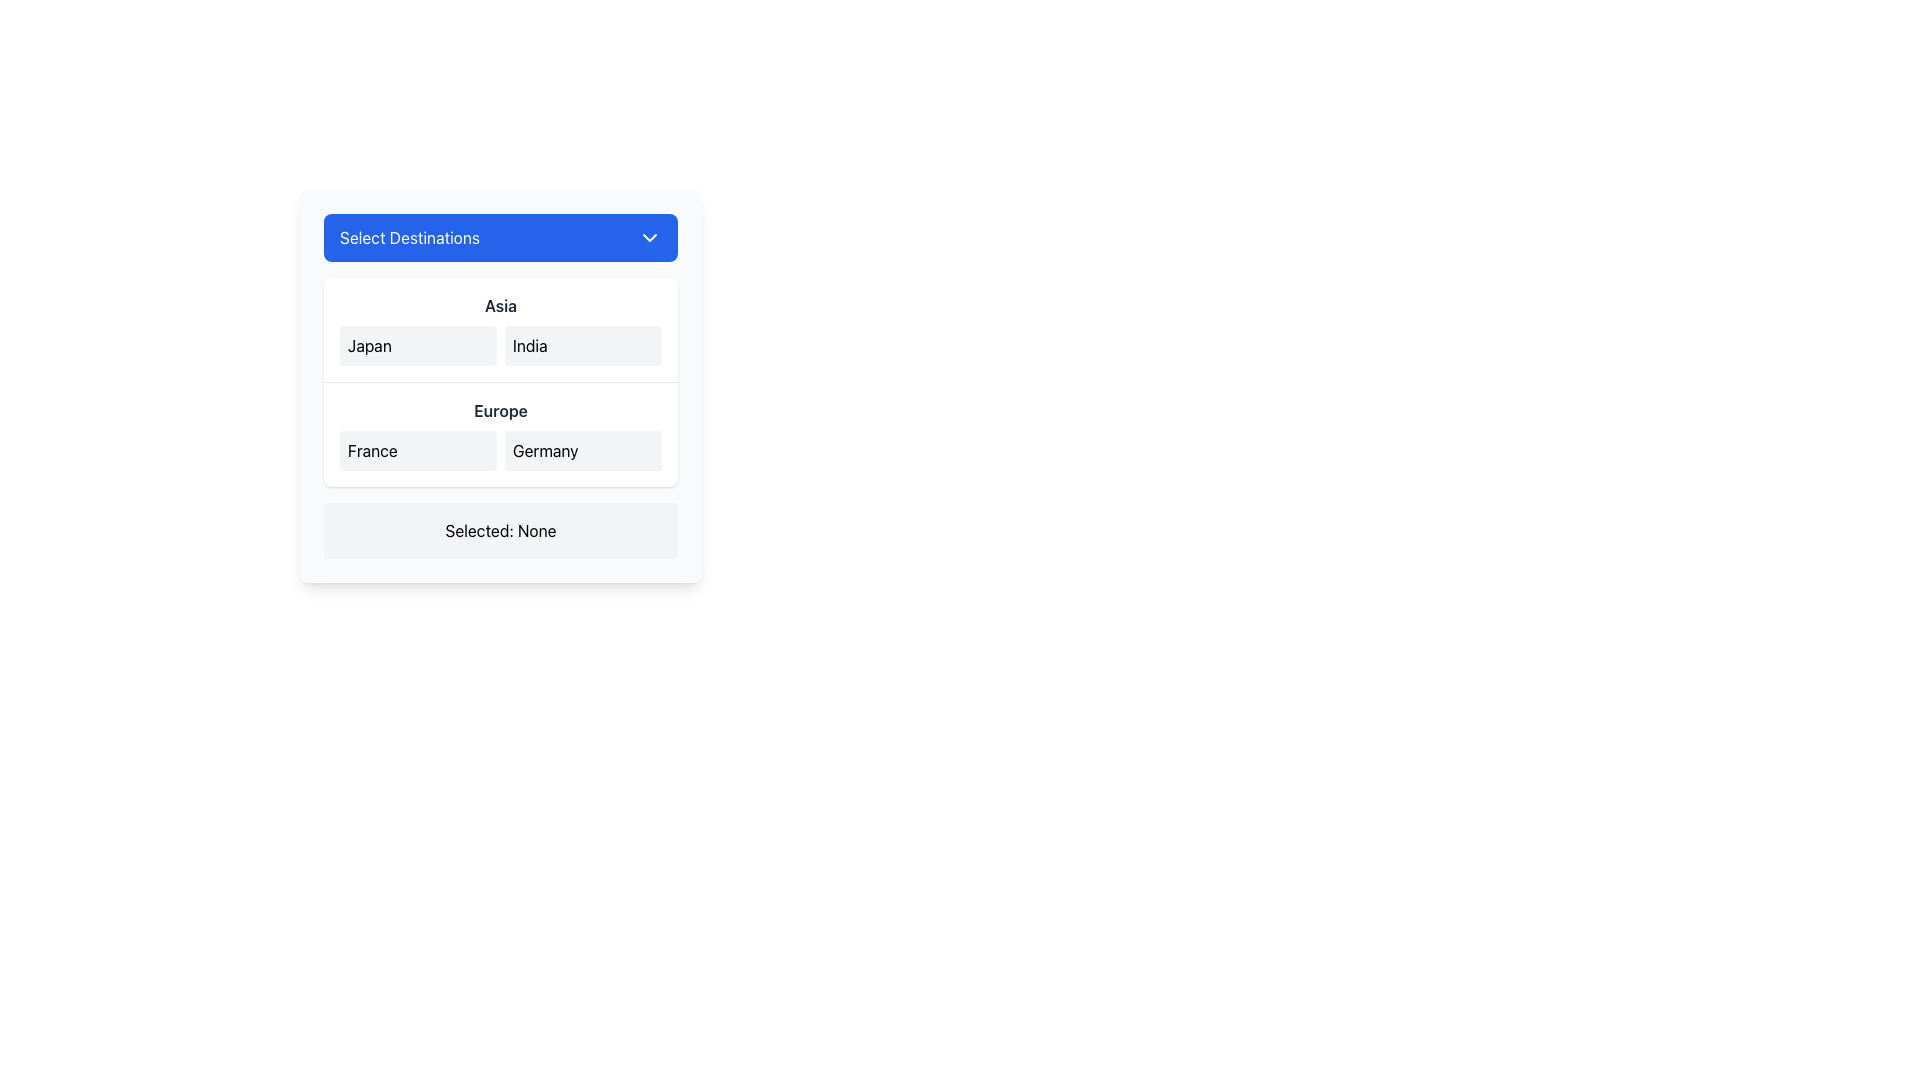 This screenshot has width=1920, height=1080. What do you see at coordinates (582, 451) in the screenshot?
I see `the button for selecting the country 'Germany' located under the 'Europe' section` at bounding box center [582, 451].